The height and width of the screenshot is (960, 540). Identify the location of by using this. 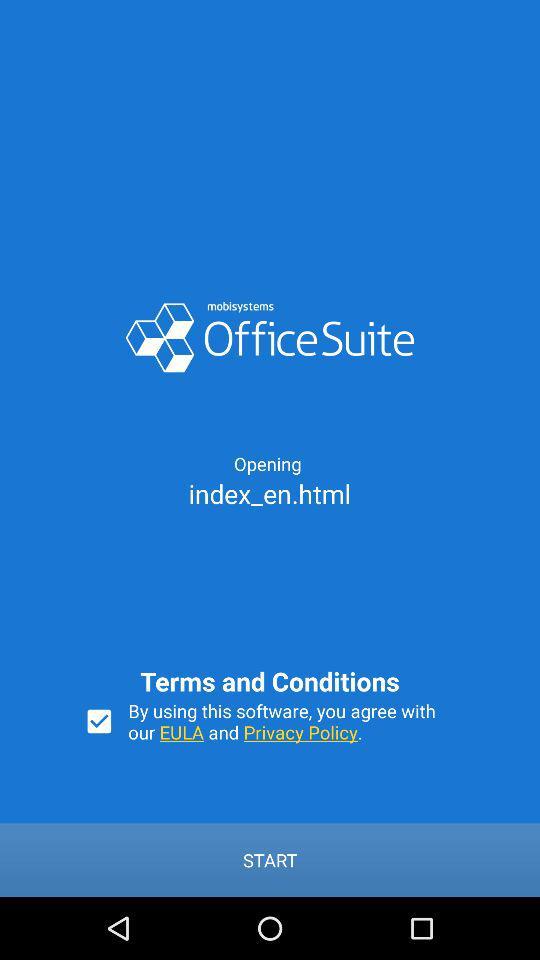
(291, 720).